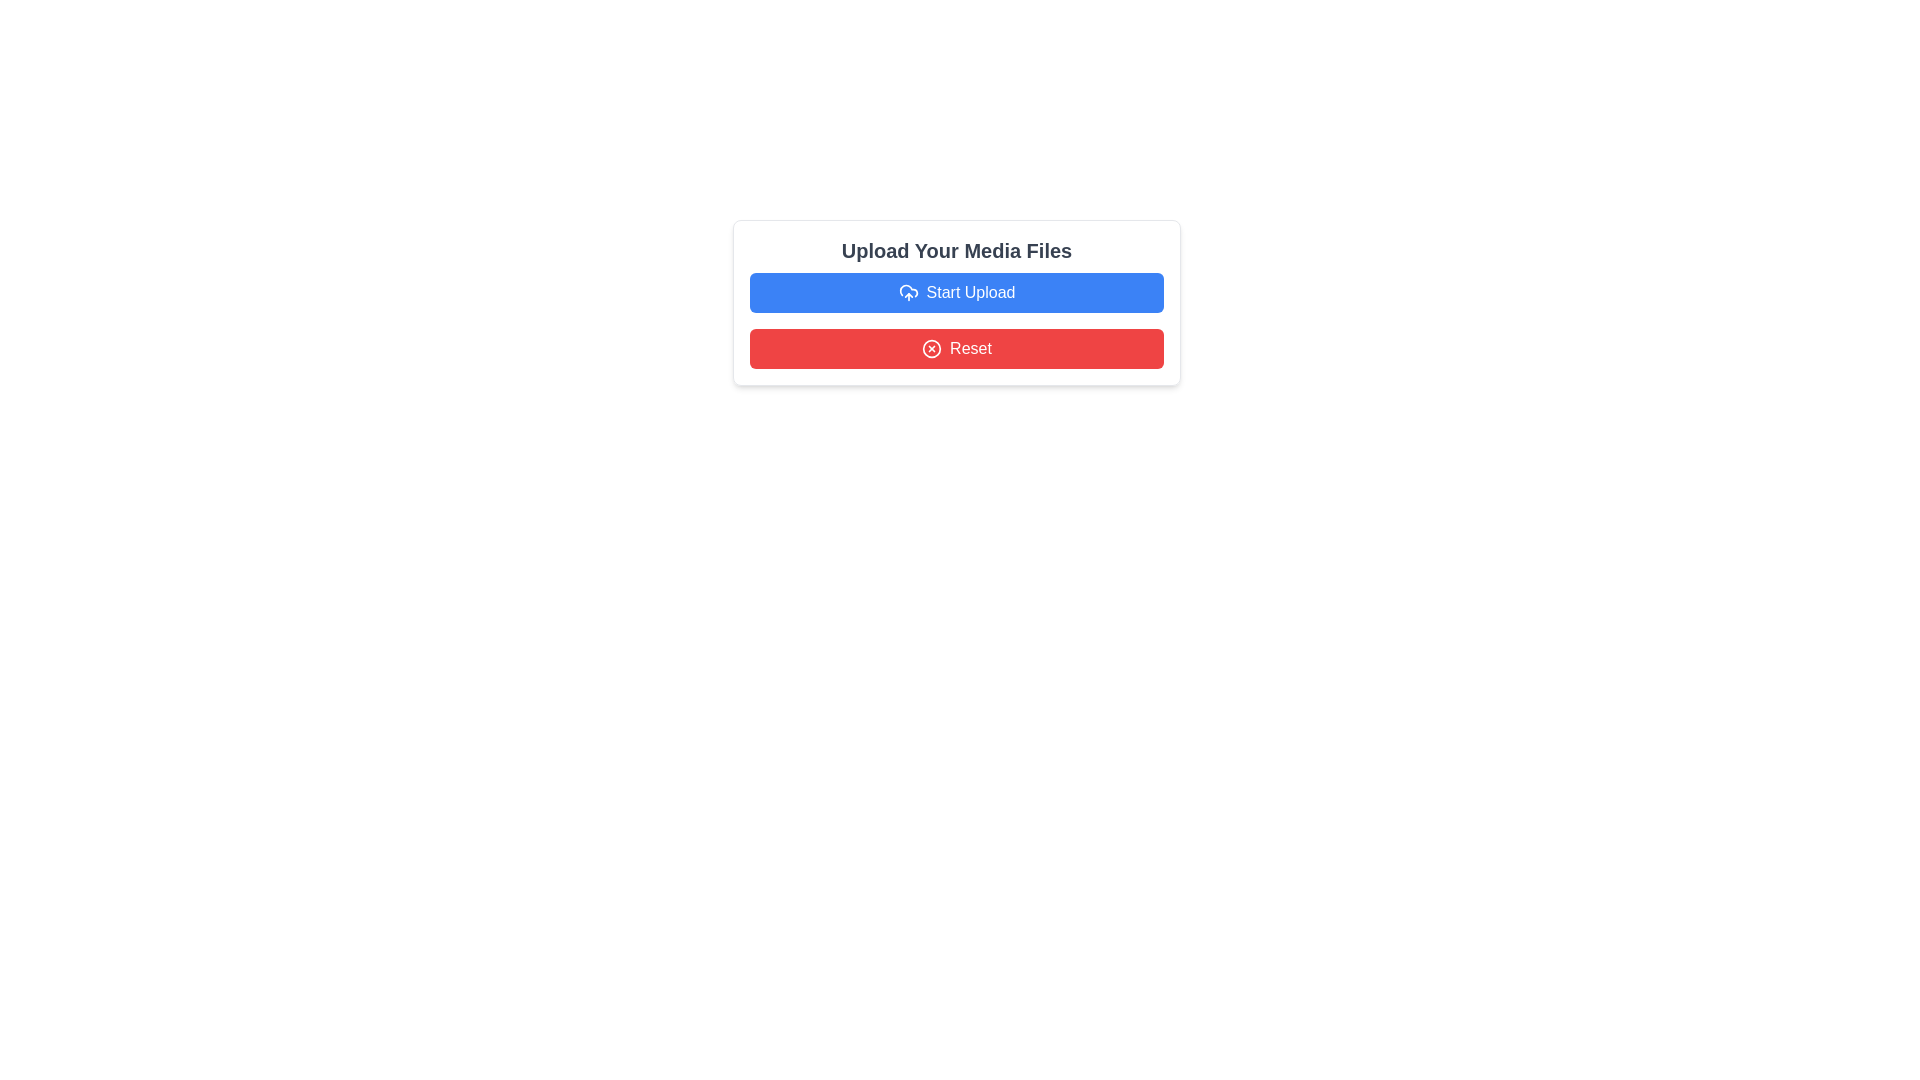 This screenshot has height=1080, width=1920. What do you see at coordinates (955, 347) in the screenshot?
I see `the 'Reset' button` at bounding box center [955, 347].